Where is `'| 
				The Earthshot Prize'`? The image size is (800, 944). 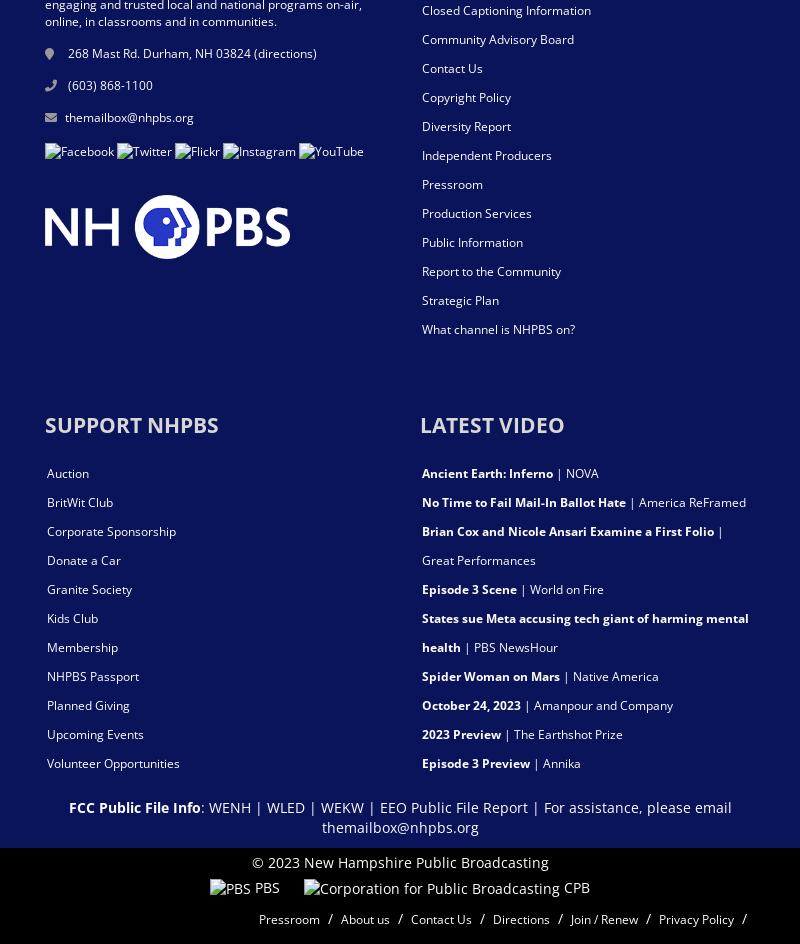
'| 
				The Earthshot Prize' is located at coordinates (562, 733).